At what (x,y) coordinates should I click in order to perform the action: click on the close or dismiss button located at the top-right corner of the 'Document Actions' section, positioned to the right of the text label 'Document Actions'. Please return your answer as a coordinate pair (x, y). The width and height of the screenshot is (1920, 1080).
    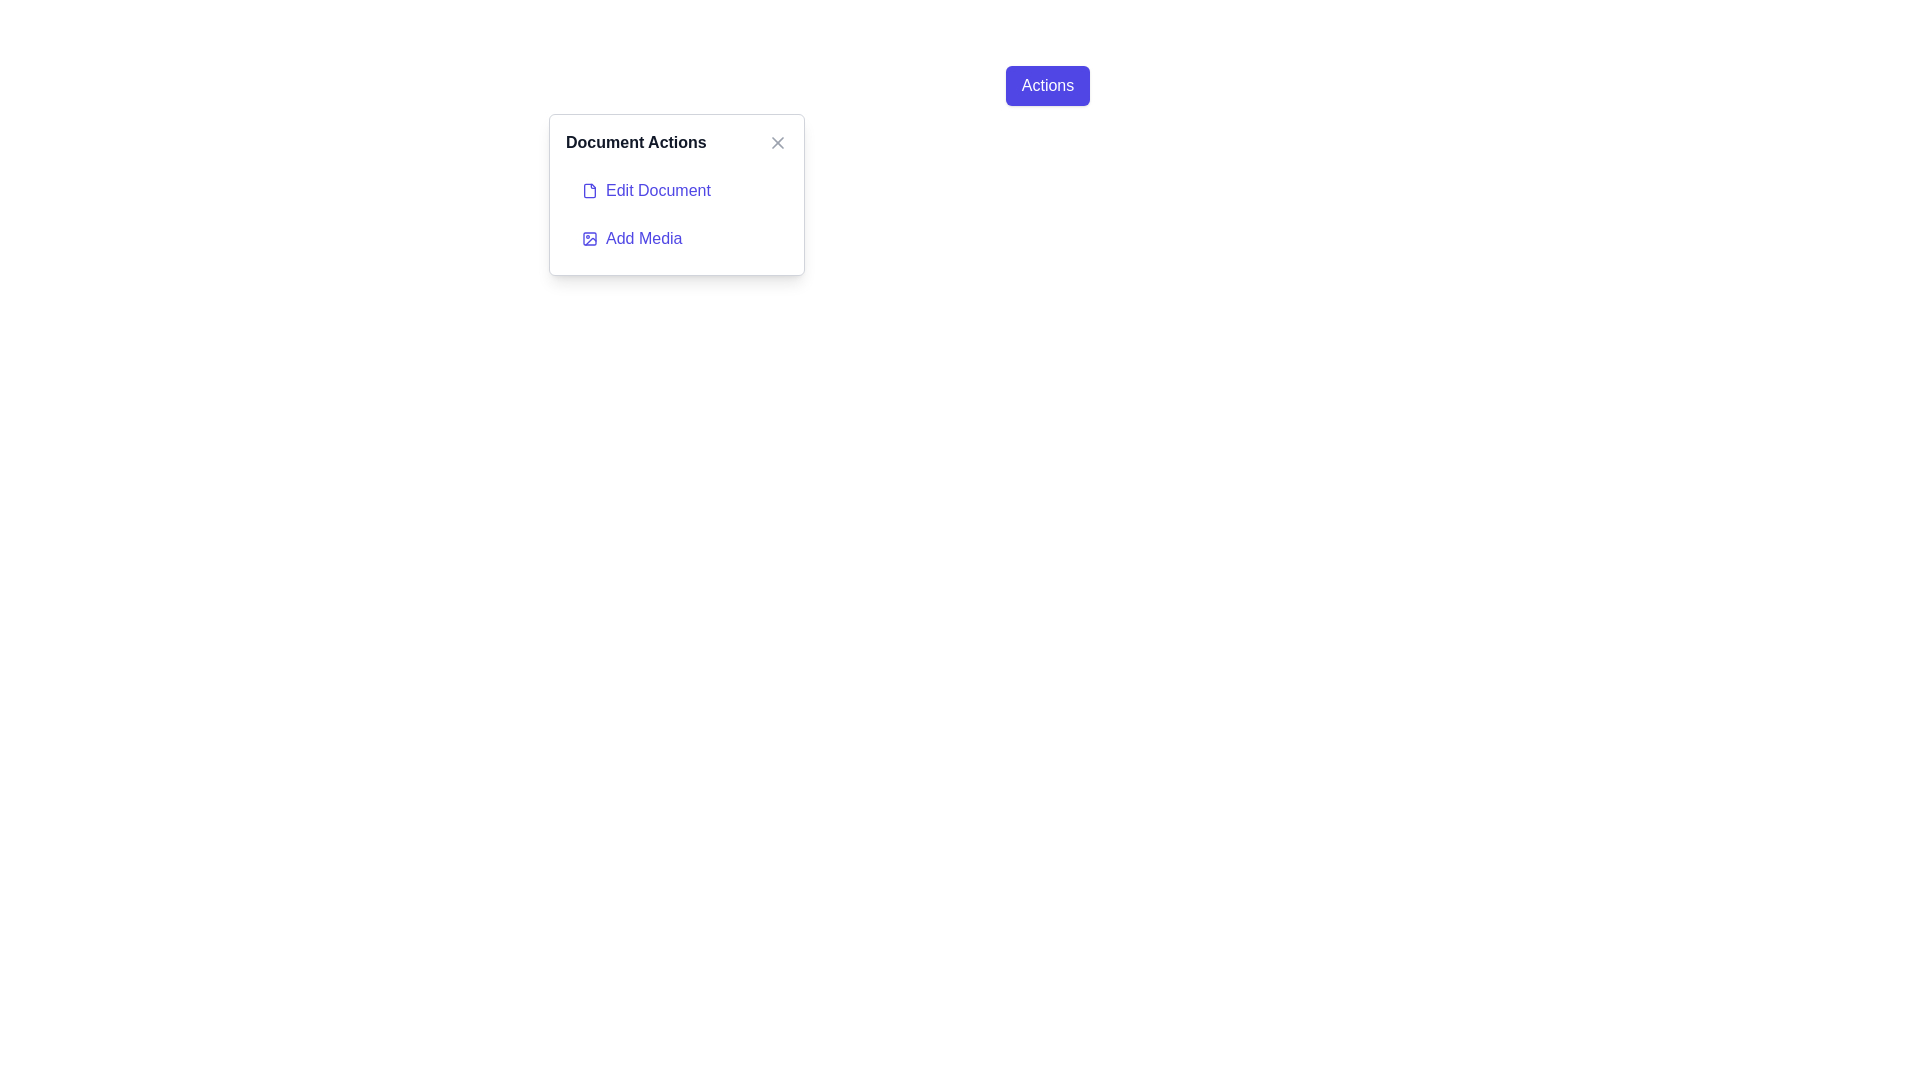
    Looking at the image, I should click on (776, 141).